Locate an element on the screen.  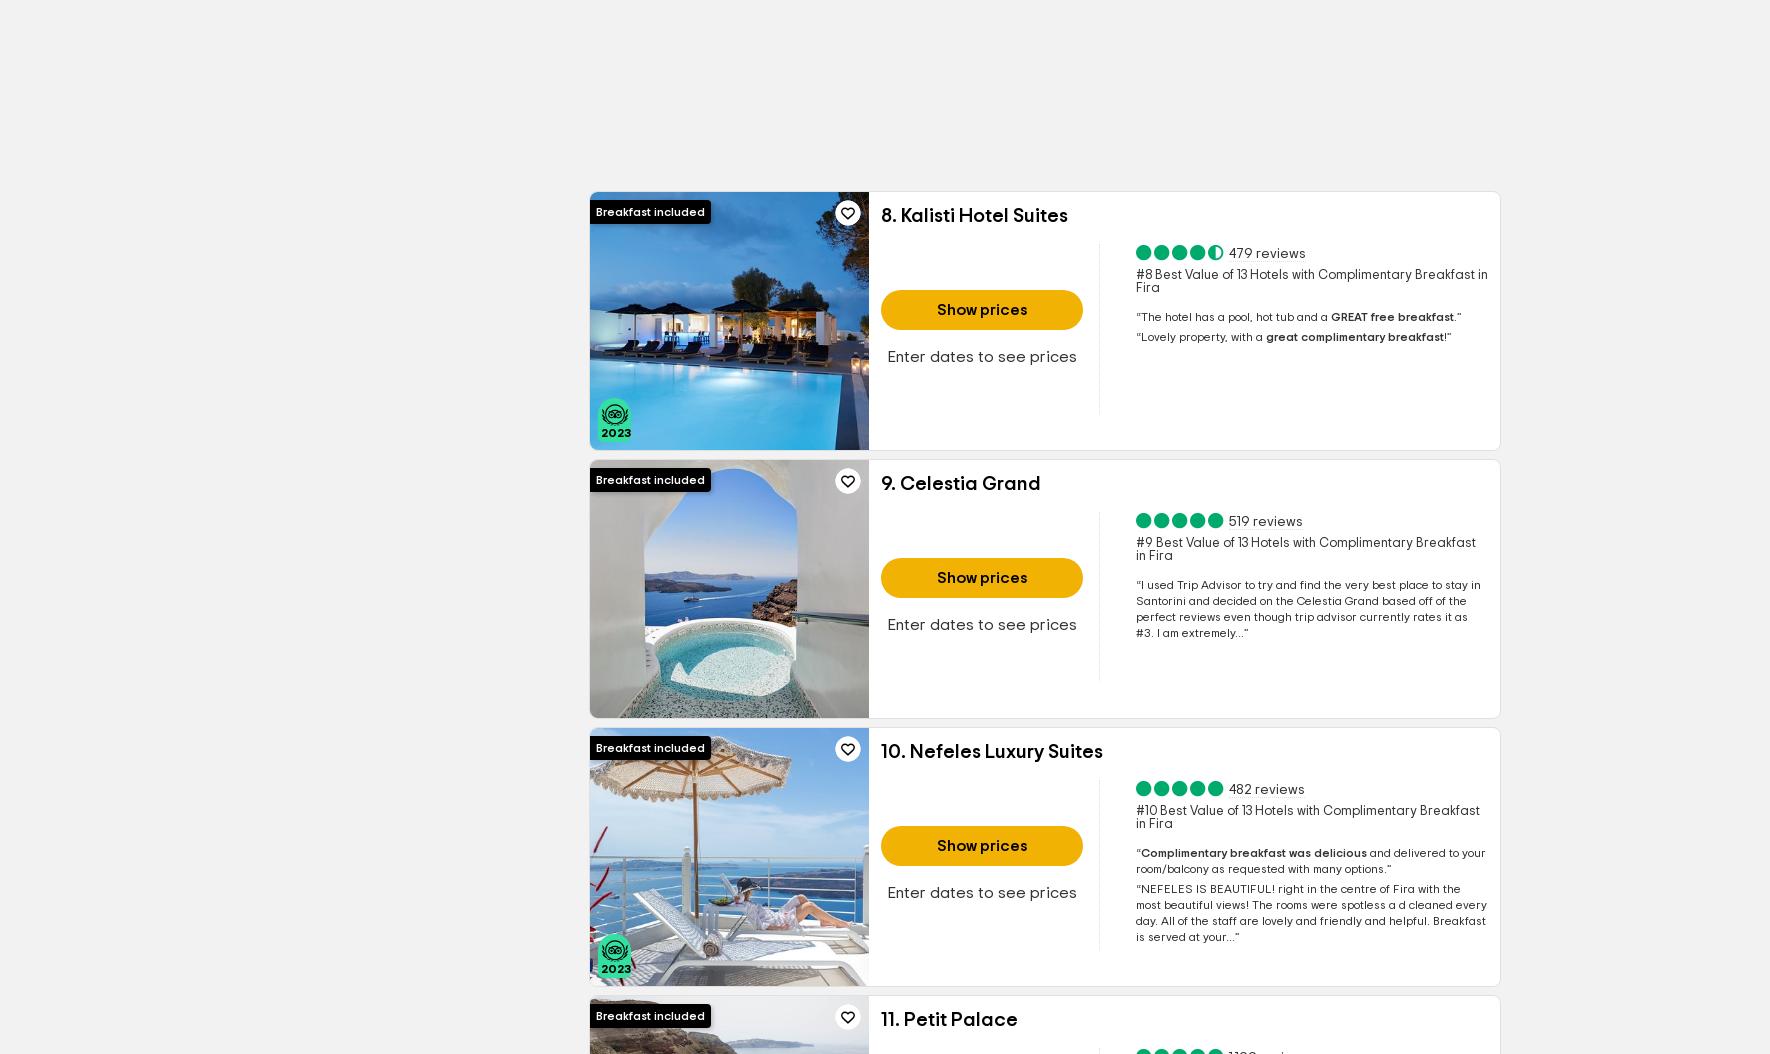
'Complimentary breakfast was delicious' is located at coordinates (1251, 853).